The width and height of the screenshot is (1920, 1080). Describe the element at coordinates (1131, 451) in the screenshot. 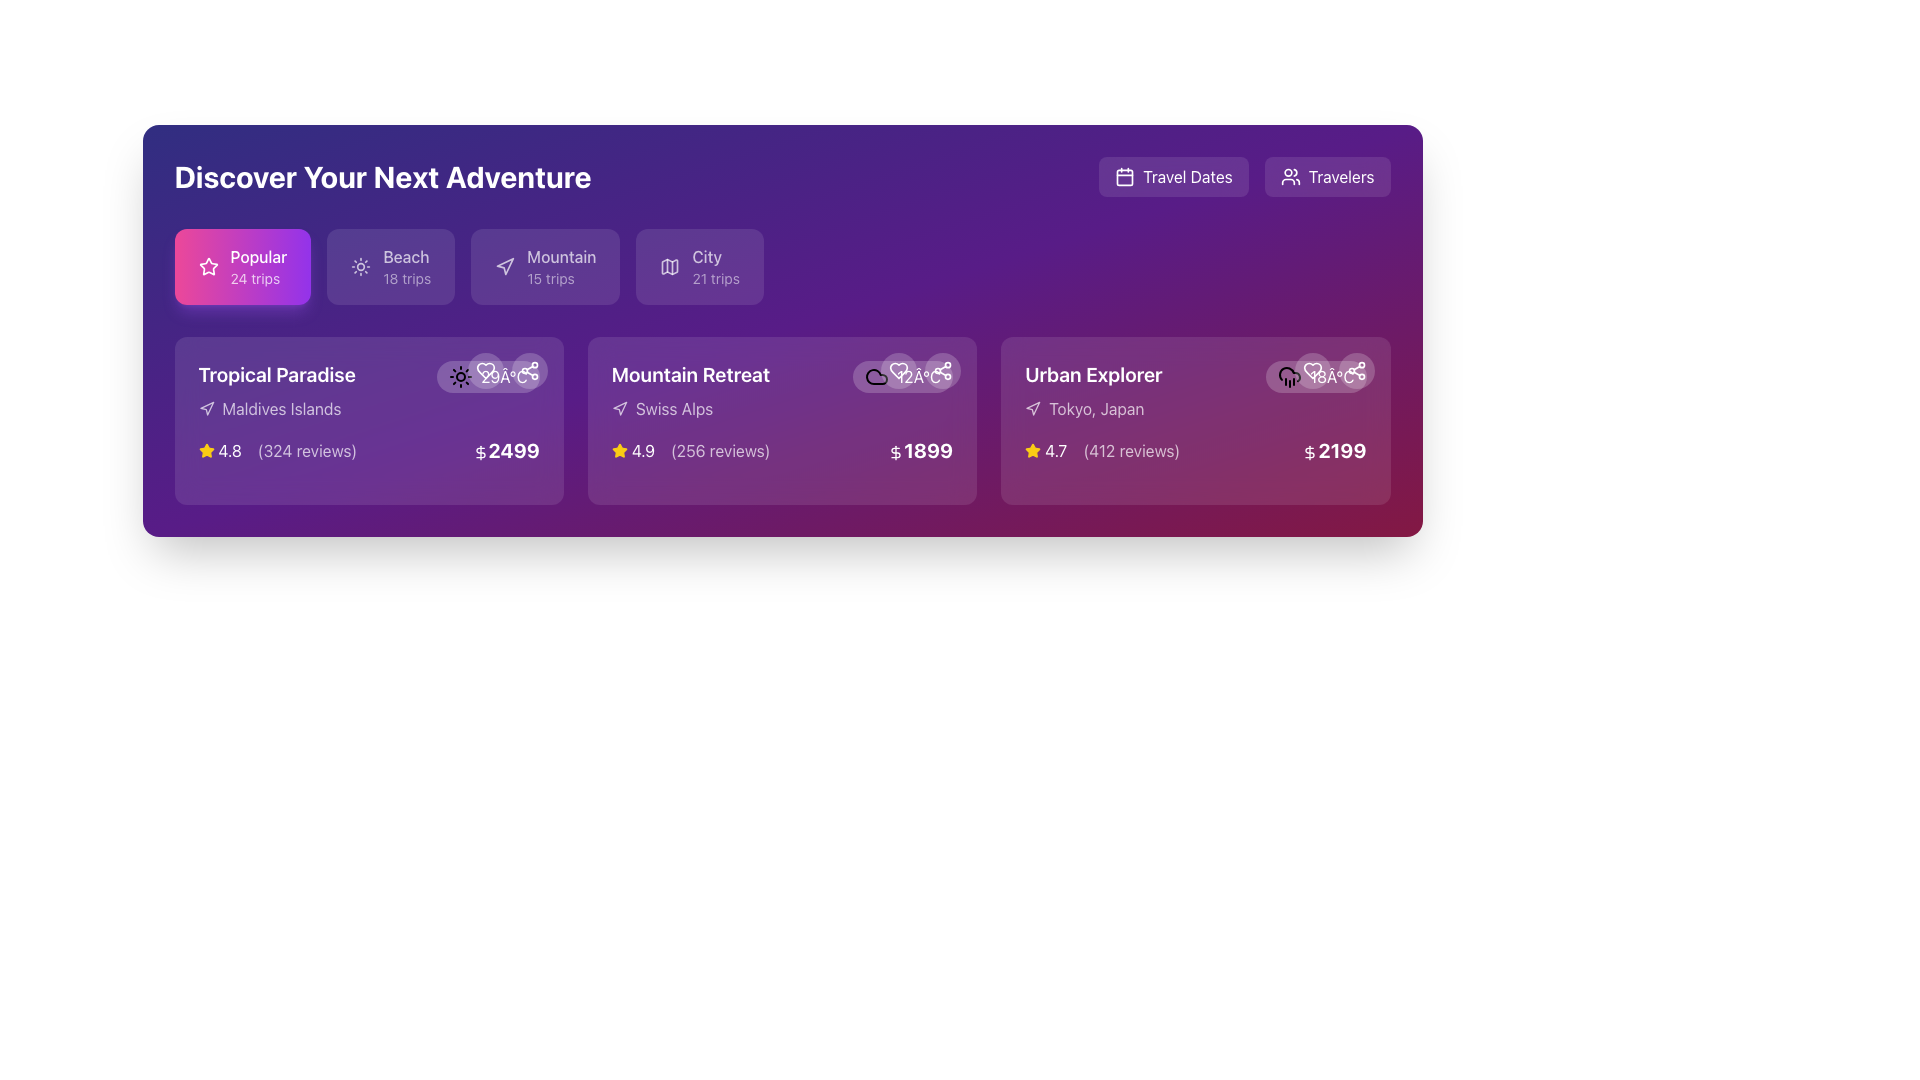

I see `the Text label that displays the number of user reviews (412) for the 'Urban Explorer' offer, located below the rating (4.7) and above the price ($2199)` at that location.